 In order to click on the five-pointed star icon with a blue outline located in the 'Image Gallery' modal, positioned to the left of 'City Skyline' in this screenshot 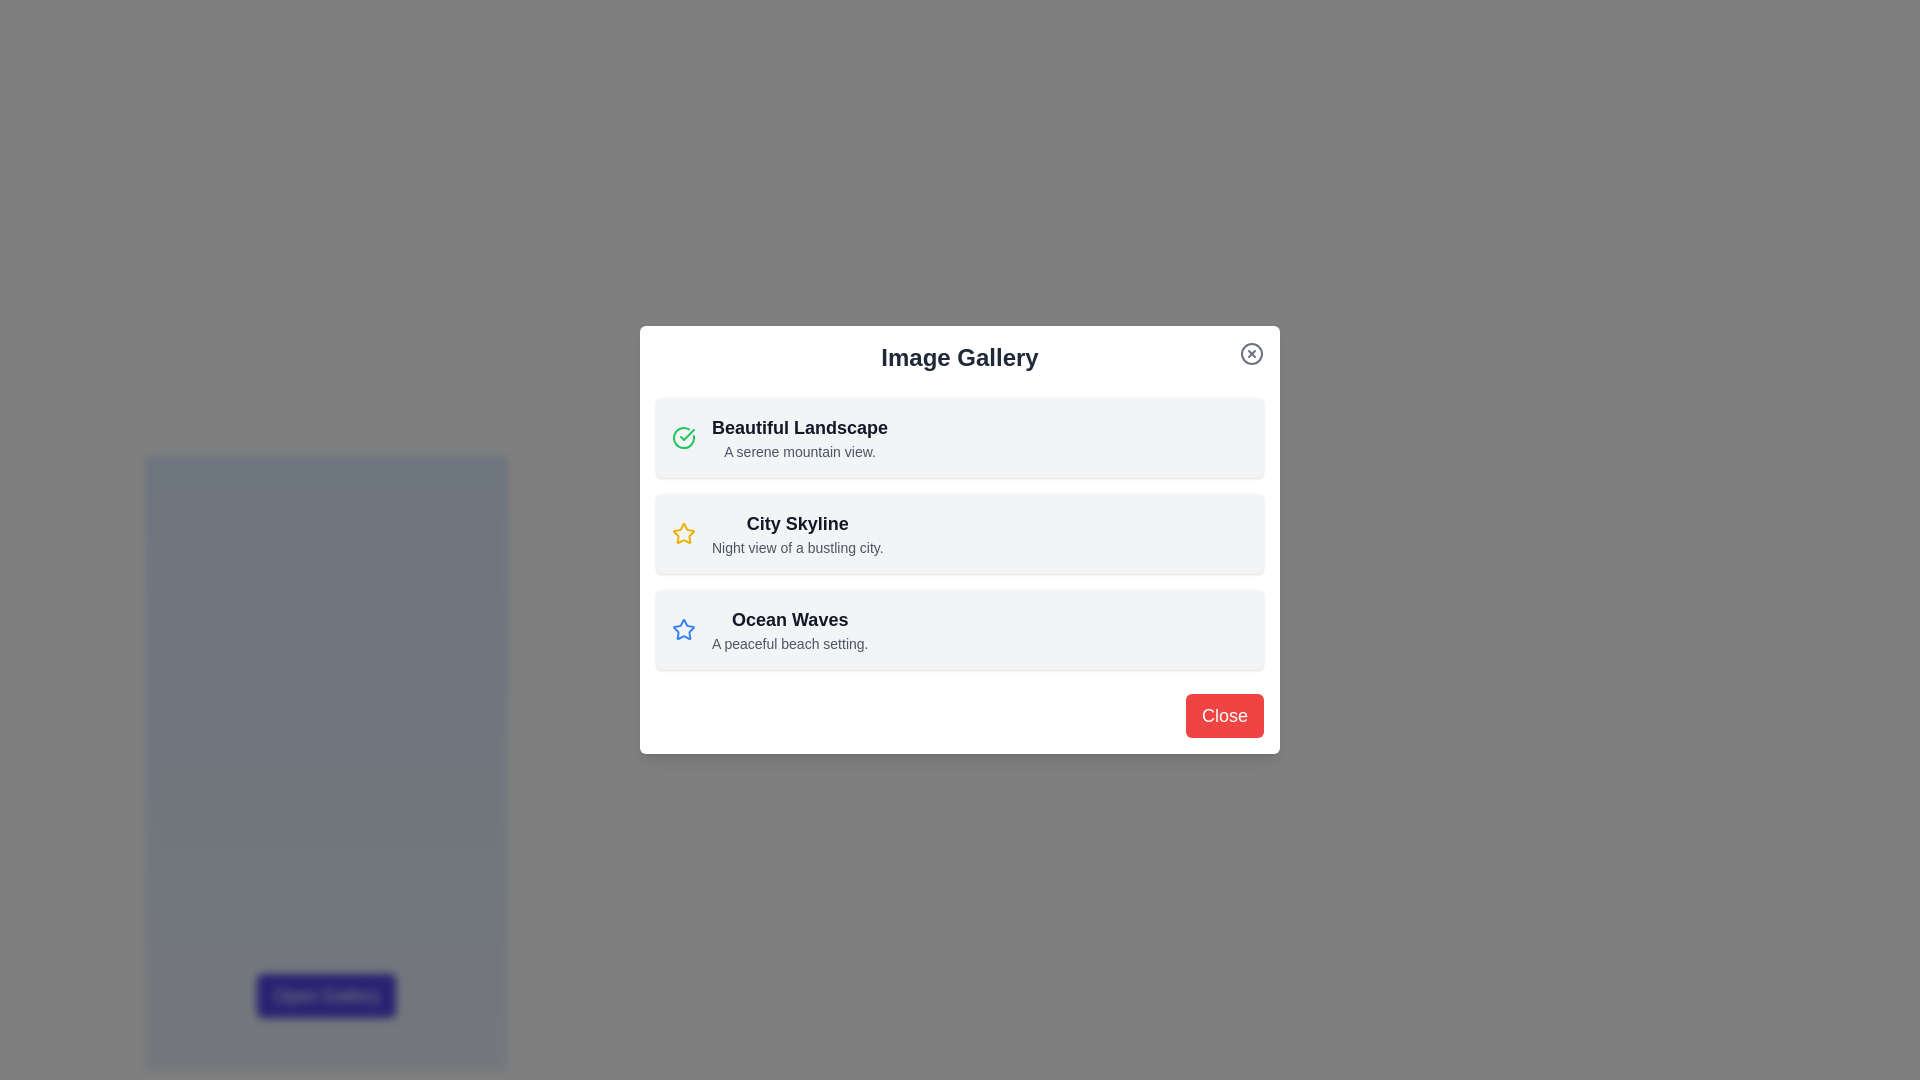, I will do `click(684, 628)`.